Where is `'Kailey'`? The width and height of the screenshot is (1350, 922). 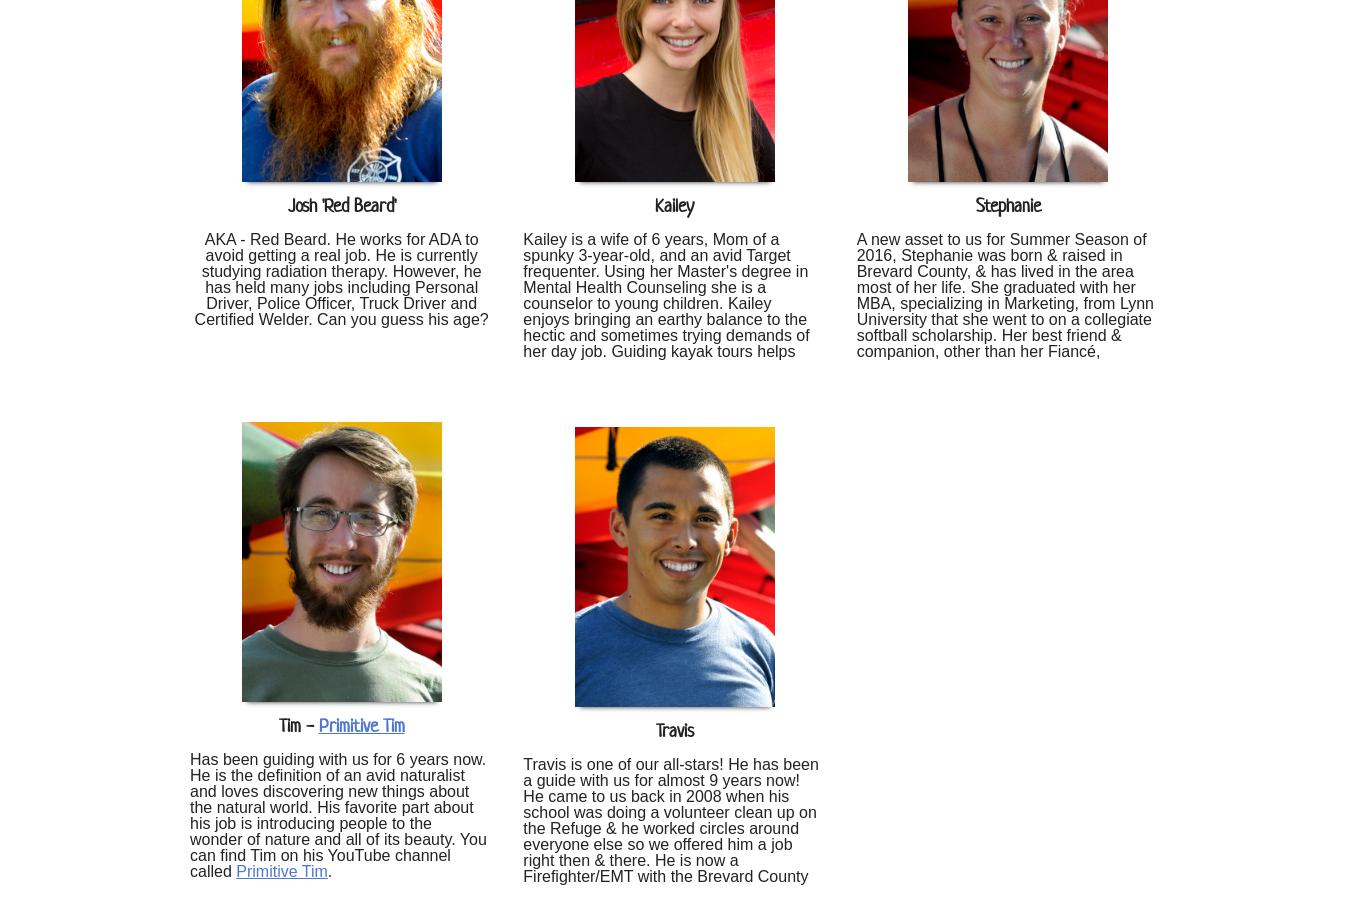
'Kailey' is located at coordinates (674, 205).